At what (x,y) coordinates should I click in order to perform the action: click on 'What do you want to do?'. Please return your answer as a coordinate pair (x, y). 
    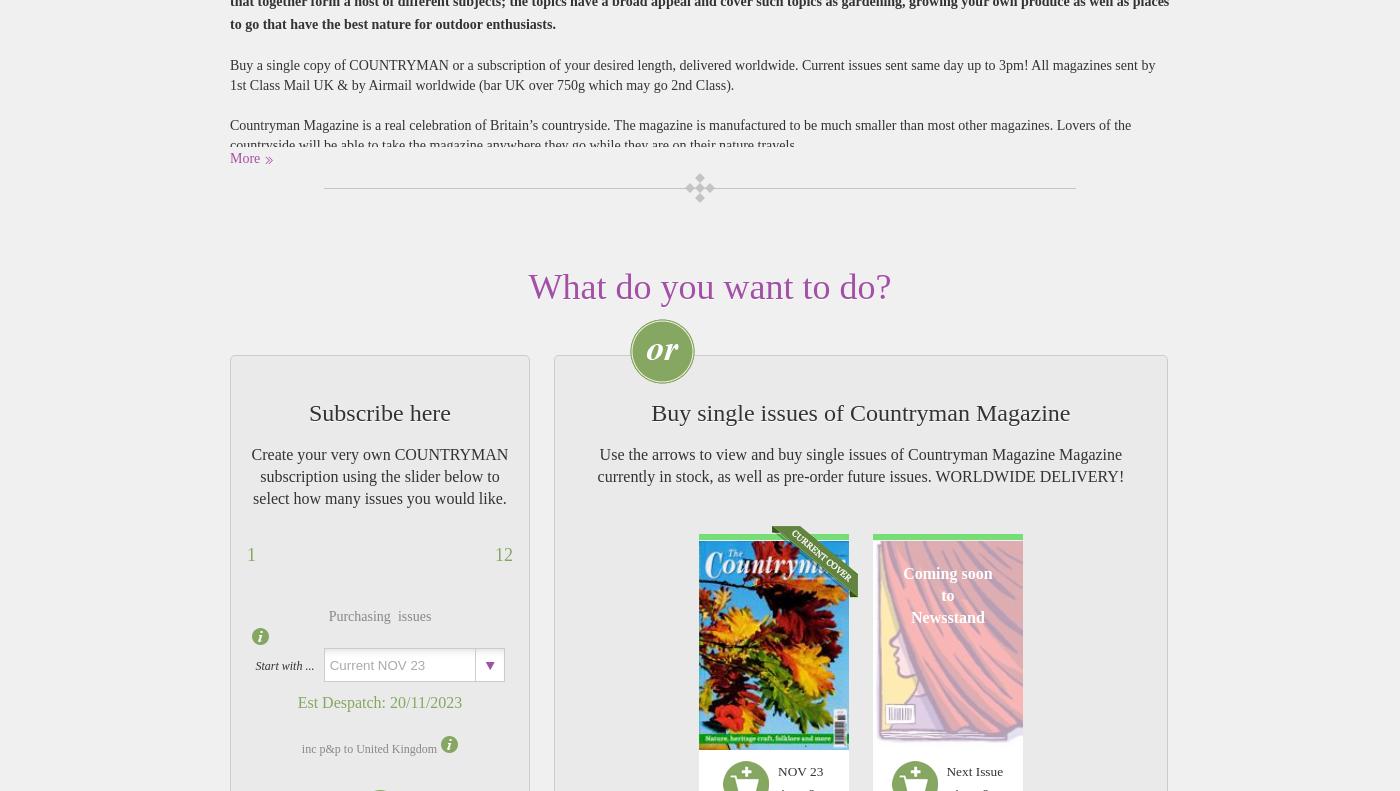
    Looking at the image, I should click on (709, 286).